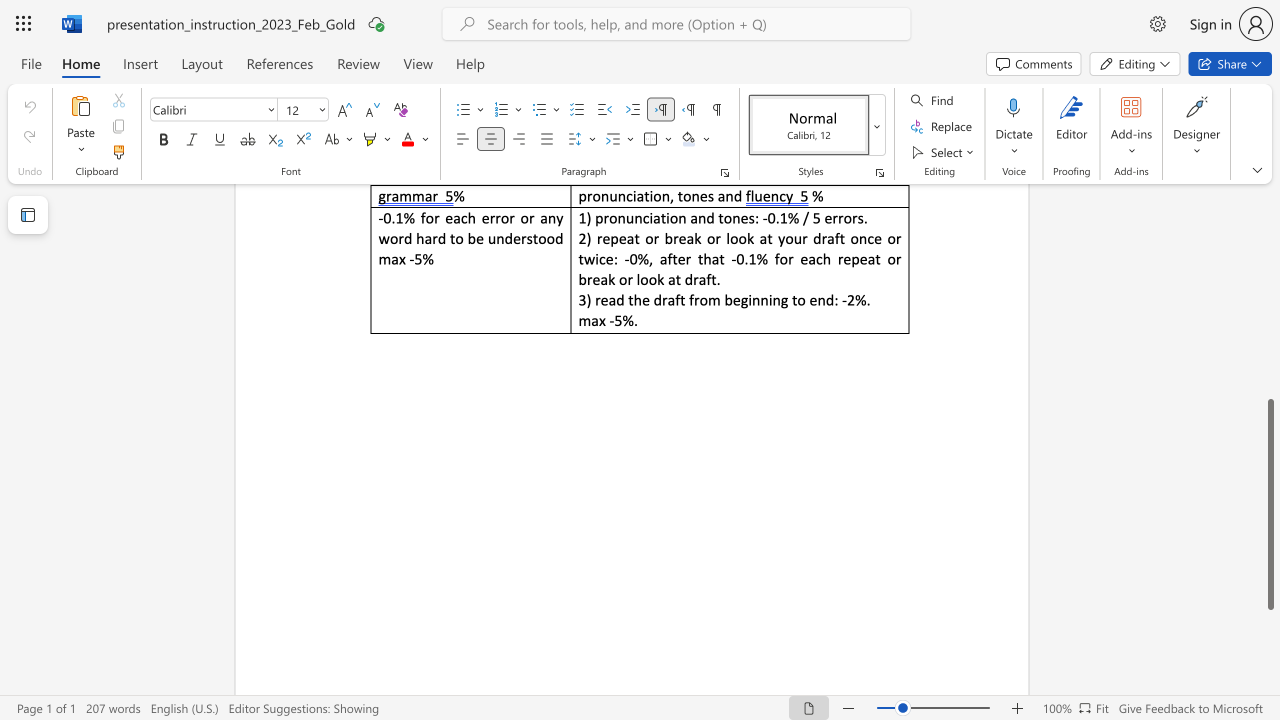 This screenshot has width=1280, height=720. Describe the element at coordinates (1269, 503) in the screenshot. I see `the scrollbar and move up 150 pixels` at that location.